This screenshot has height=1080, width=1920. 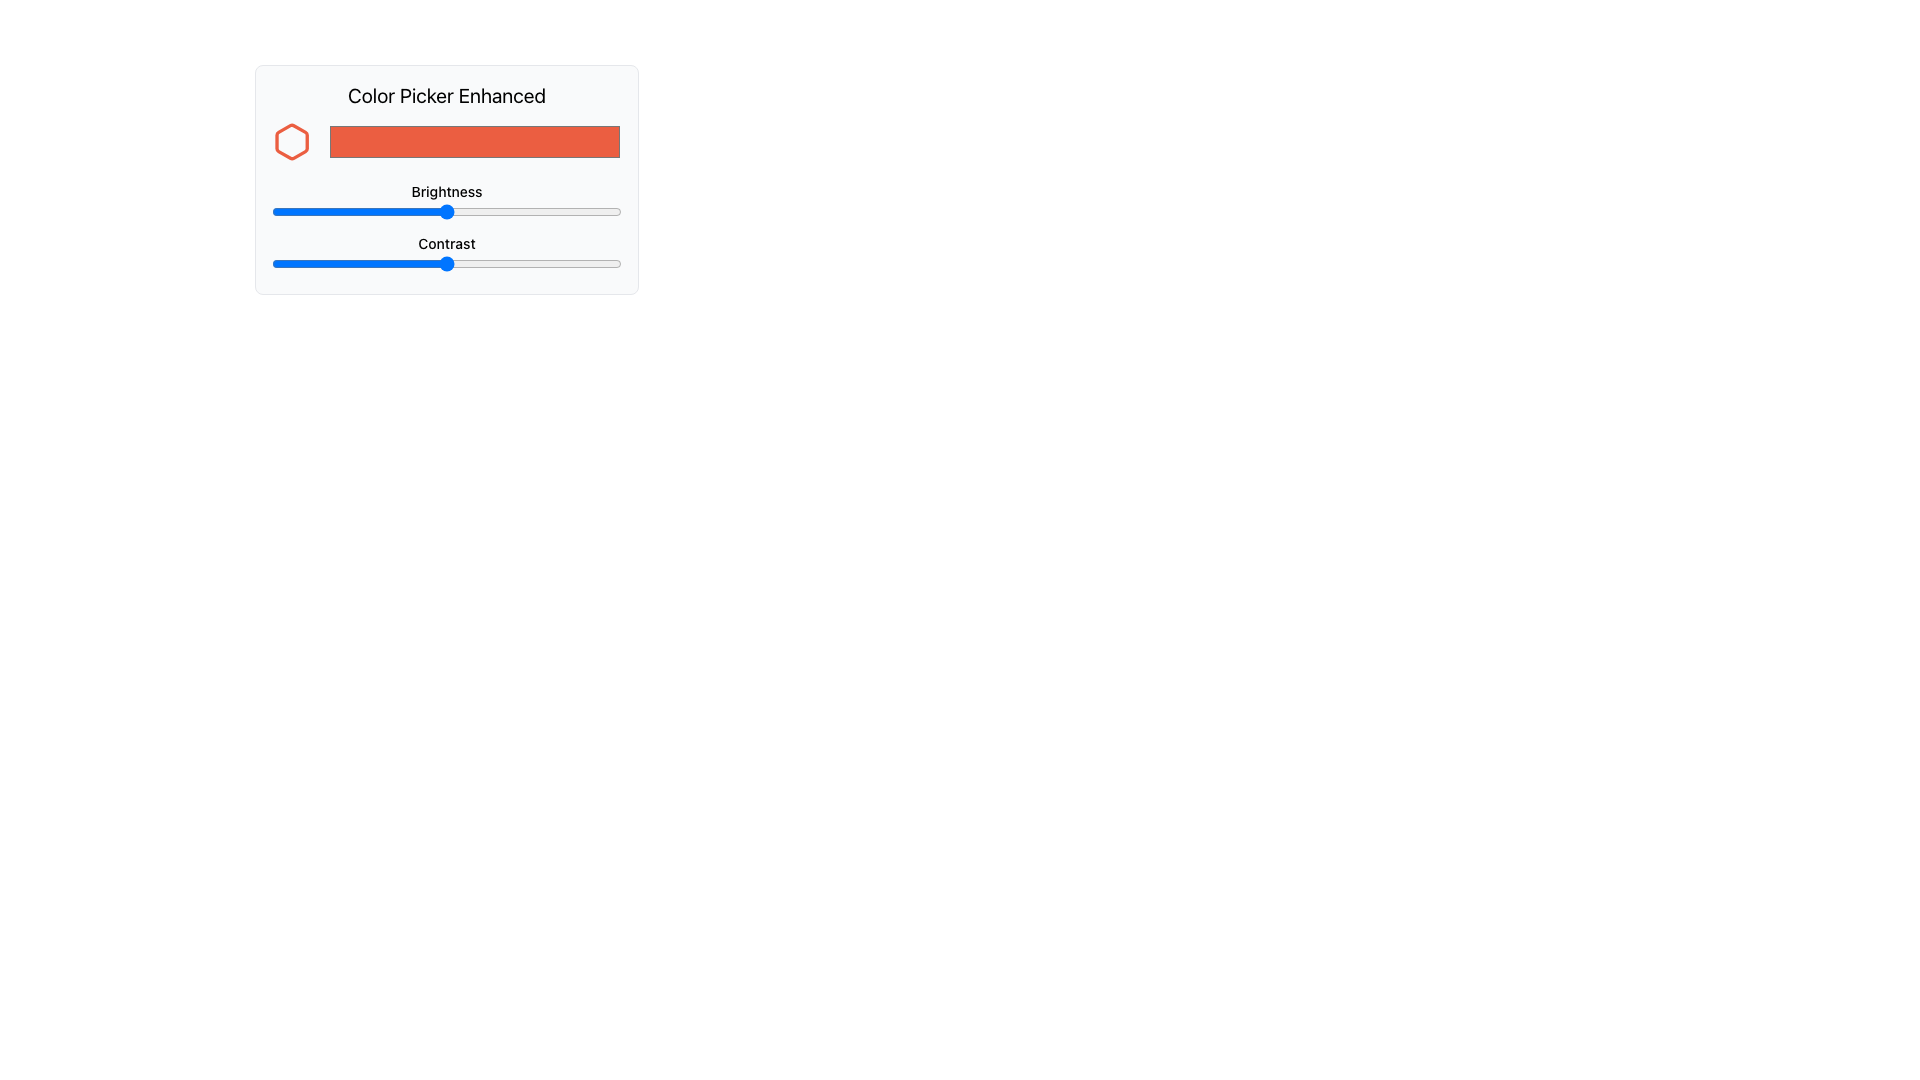 I want to click on brightness level, so click(x=380, y=212).